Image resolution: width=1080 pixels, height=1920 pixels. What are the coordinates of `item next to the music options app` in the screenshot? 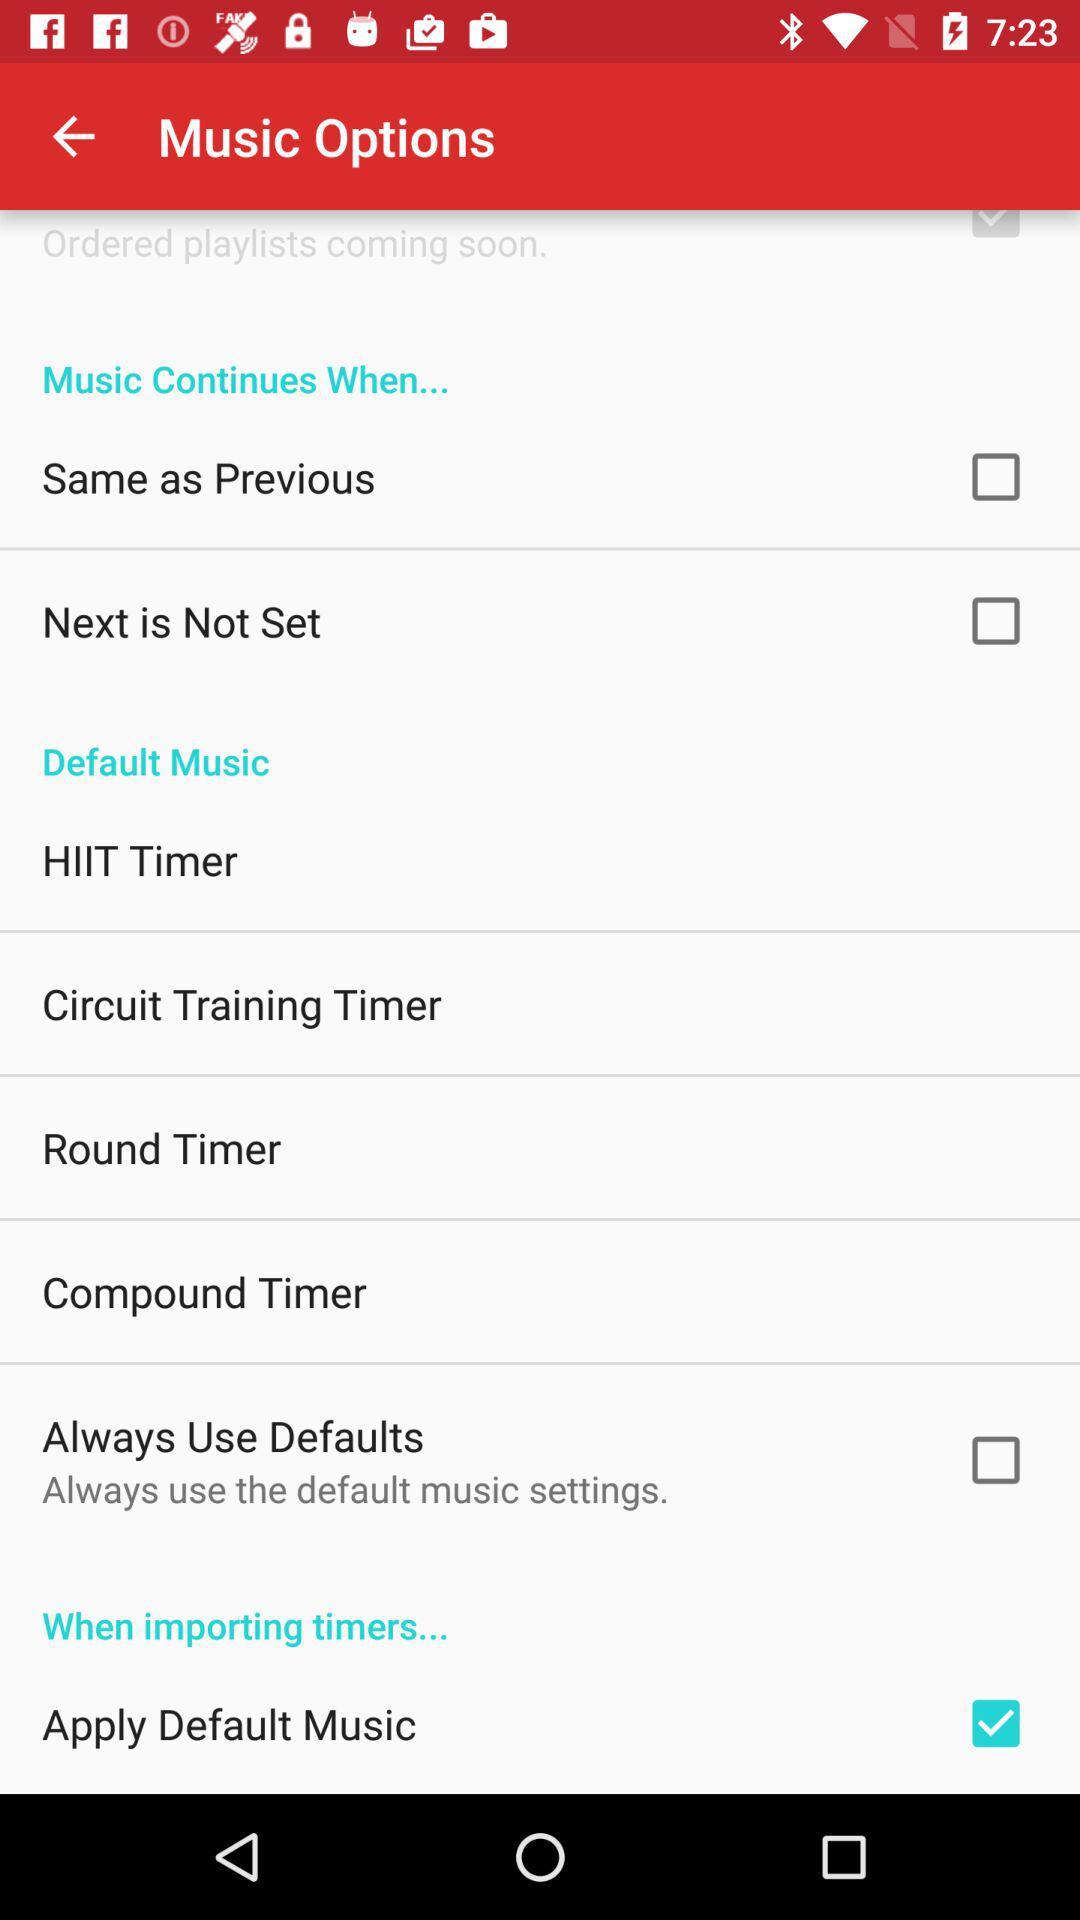 It's located at (72, 135).